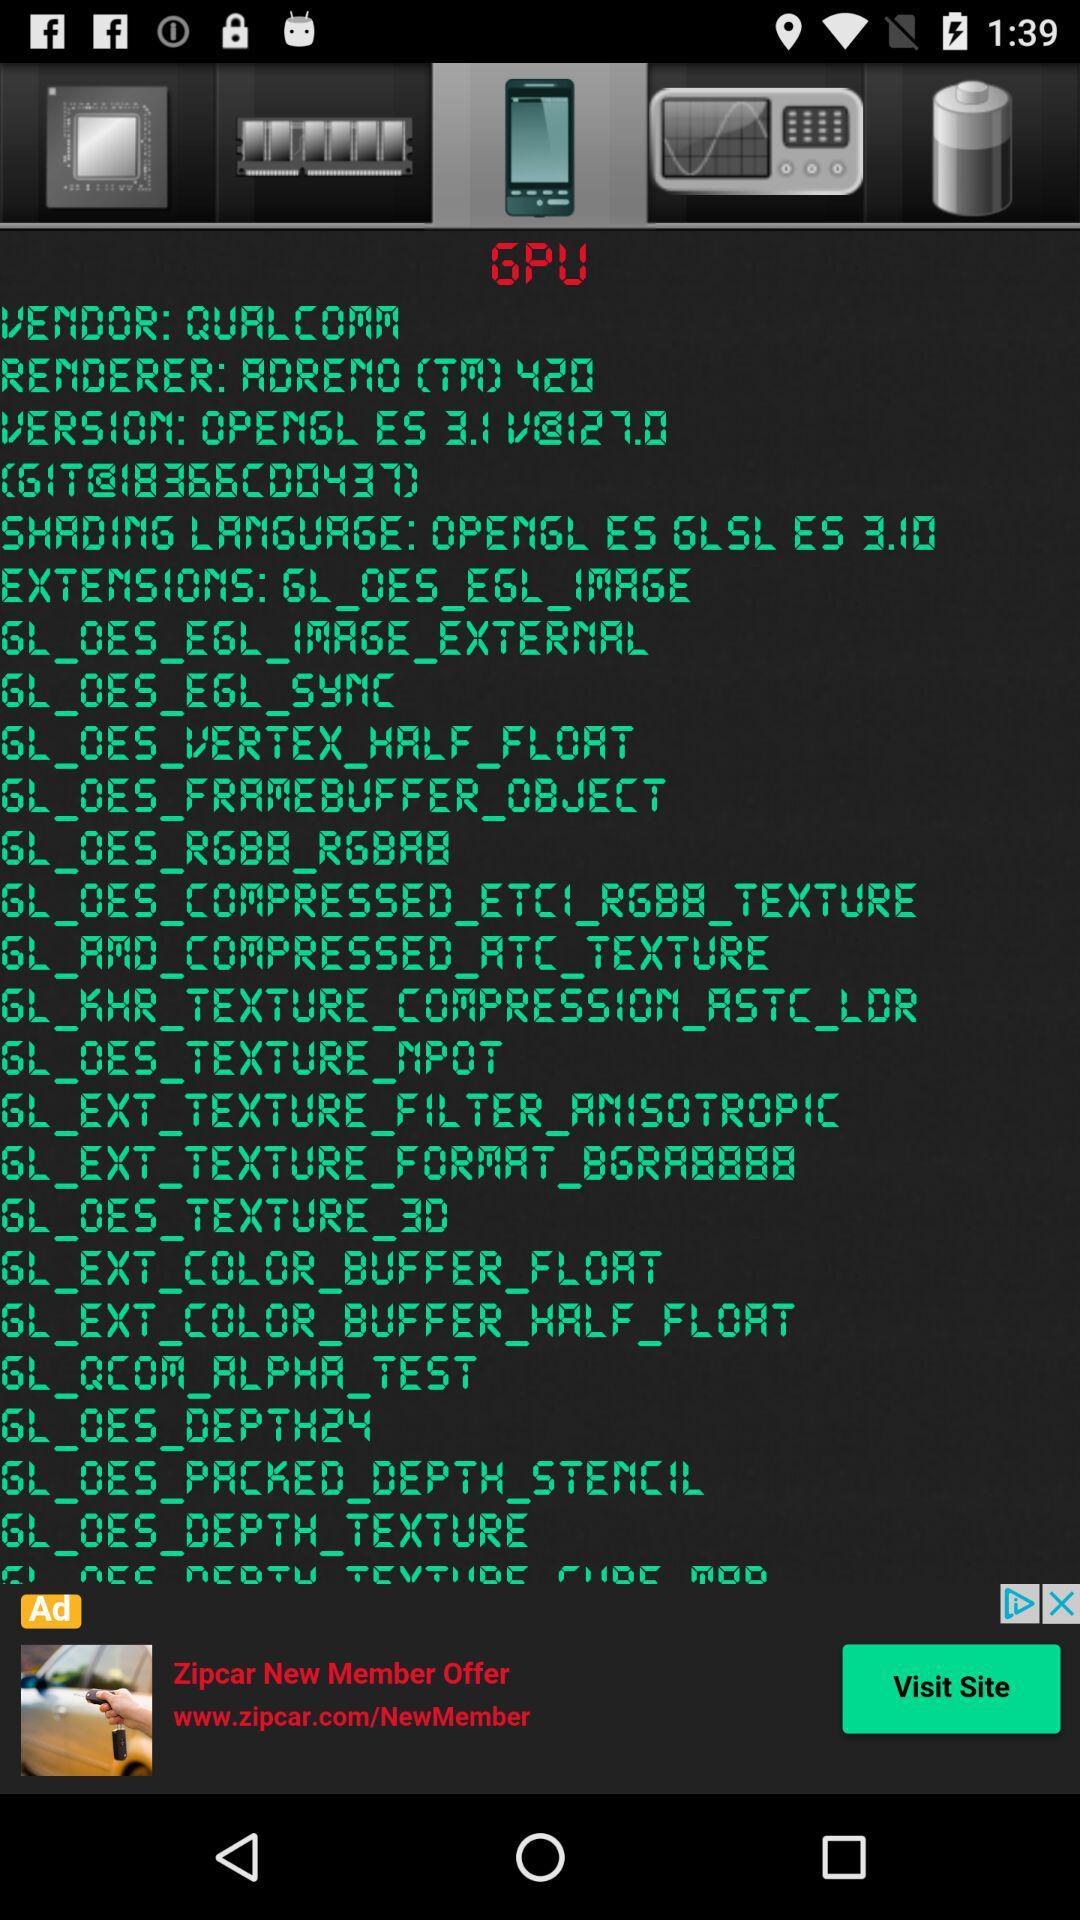 Image resolution: width=1080 pixels, height=1920 pixels. I want to click on visualizar anncio, so click(540, 1688).